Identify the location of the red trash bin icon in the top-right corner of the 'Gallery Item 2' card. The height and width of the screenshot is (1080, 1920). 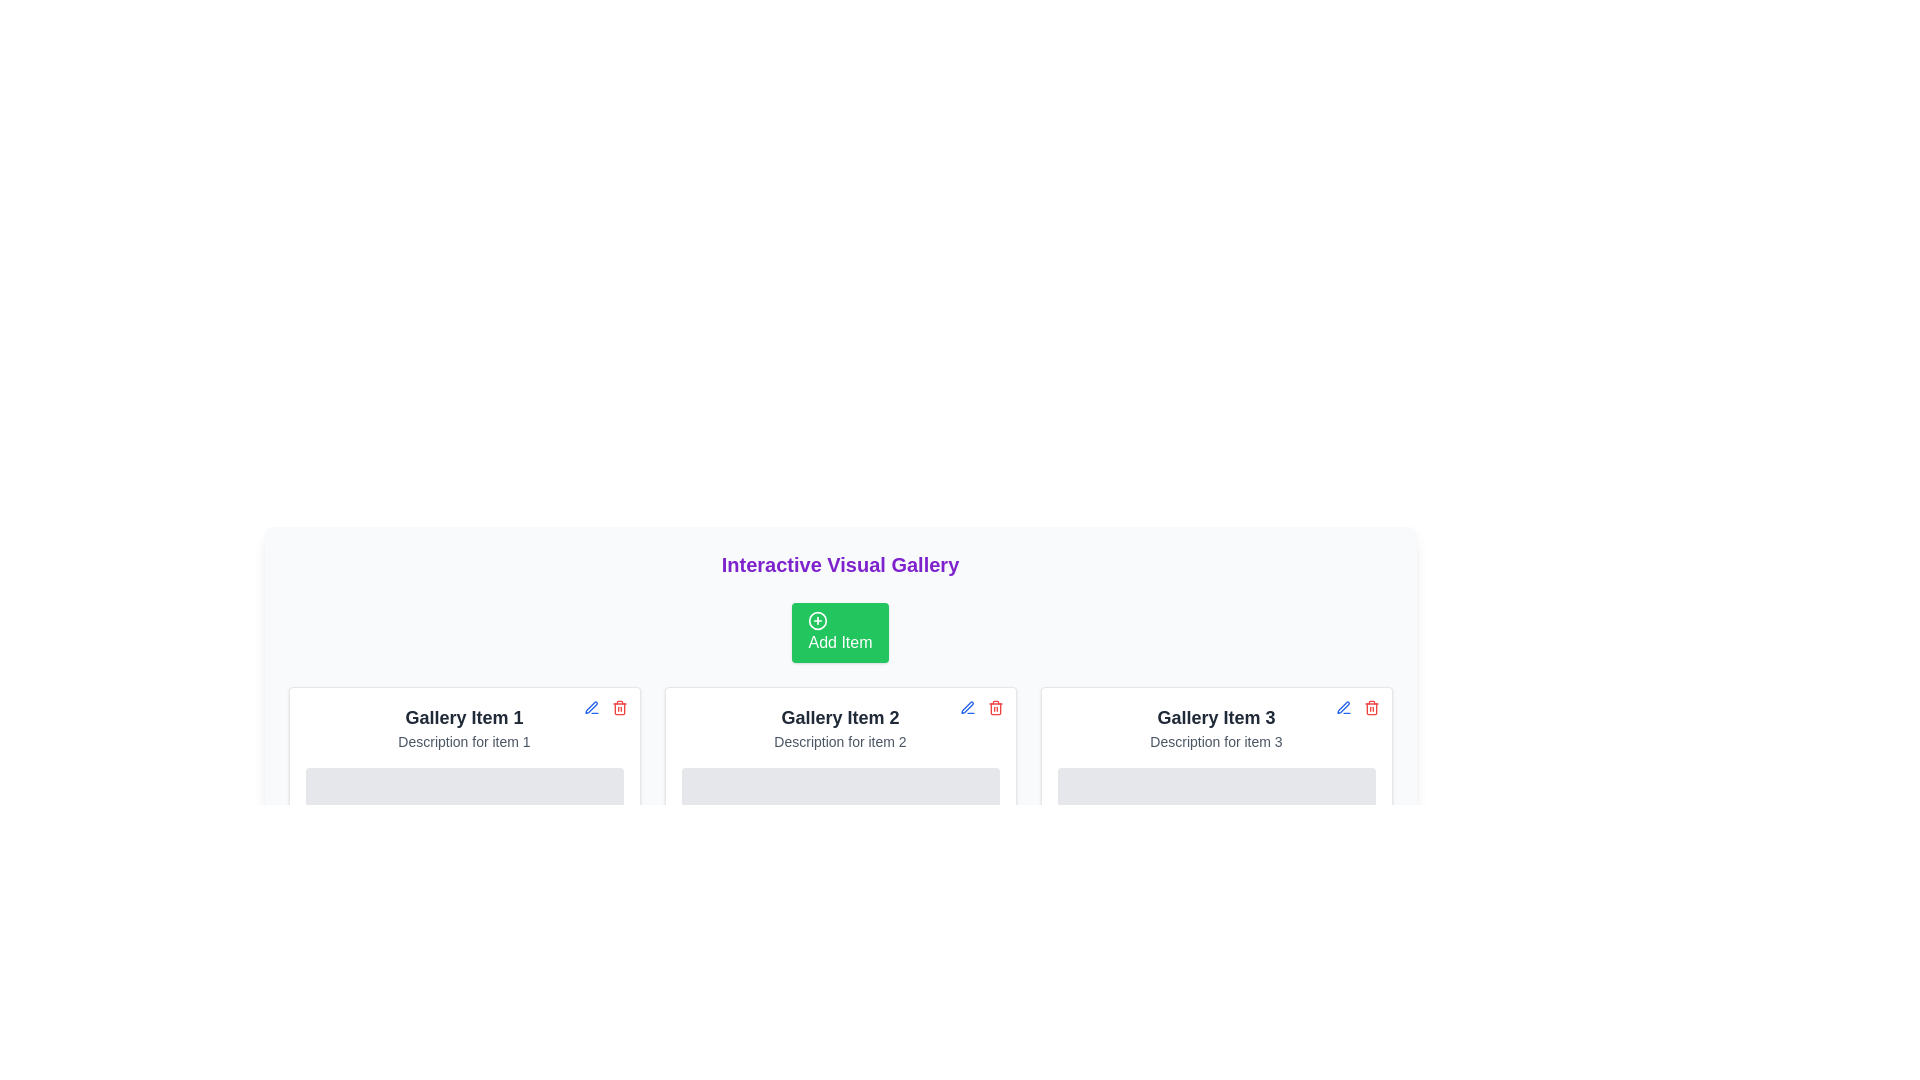
(995, 707).